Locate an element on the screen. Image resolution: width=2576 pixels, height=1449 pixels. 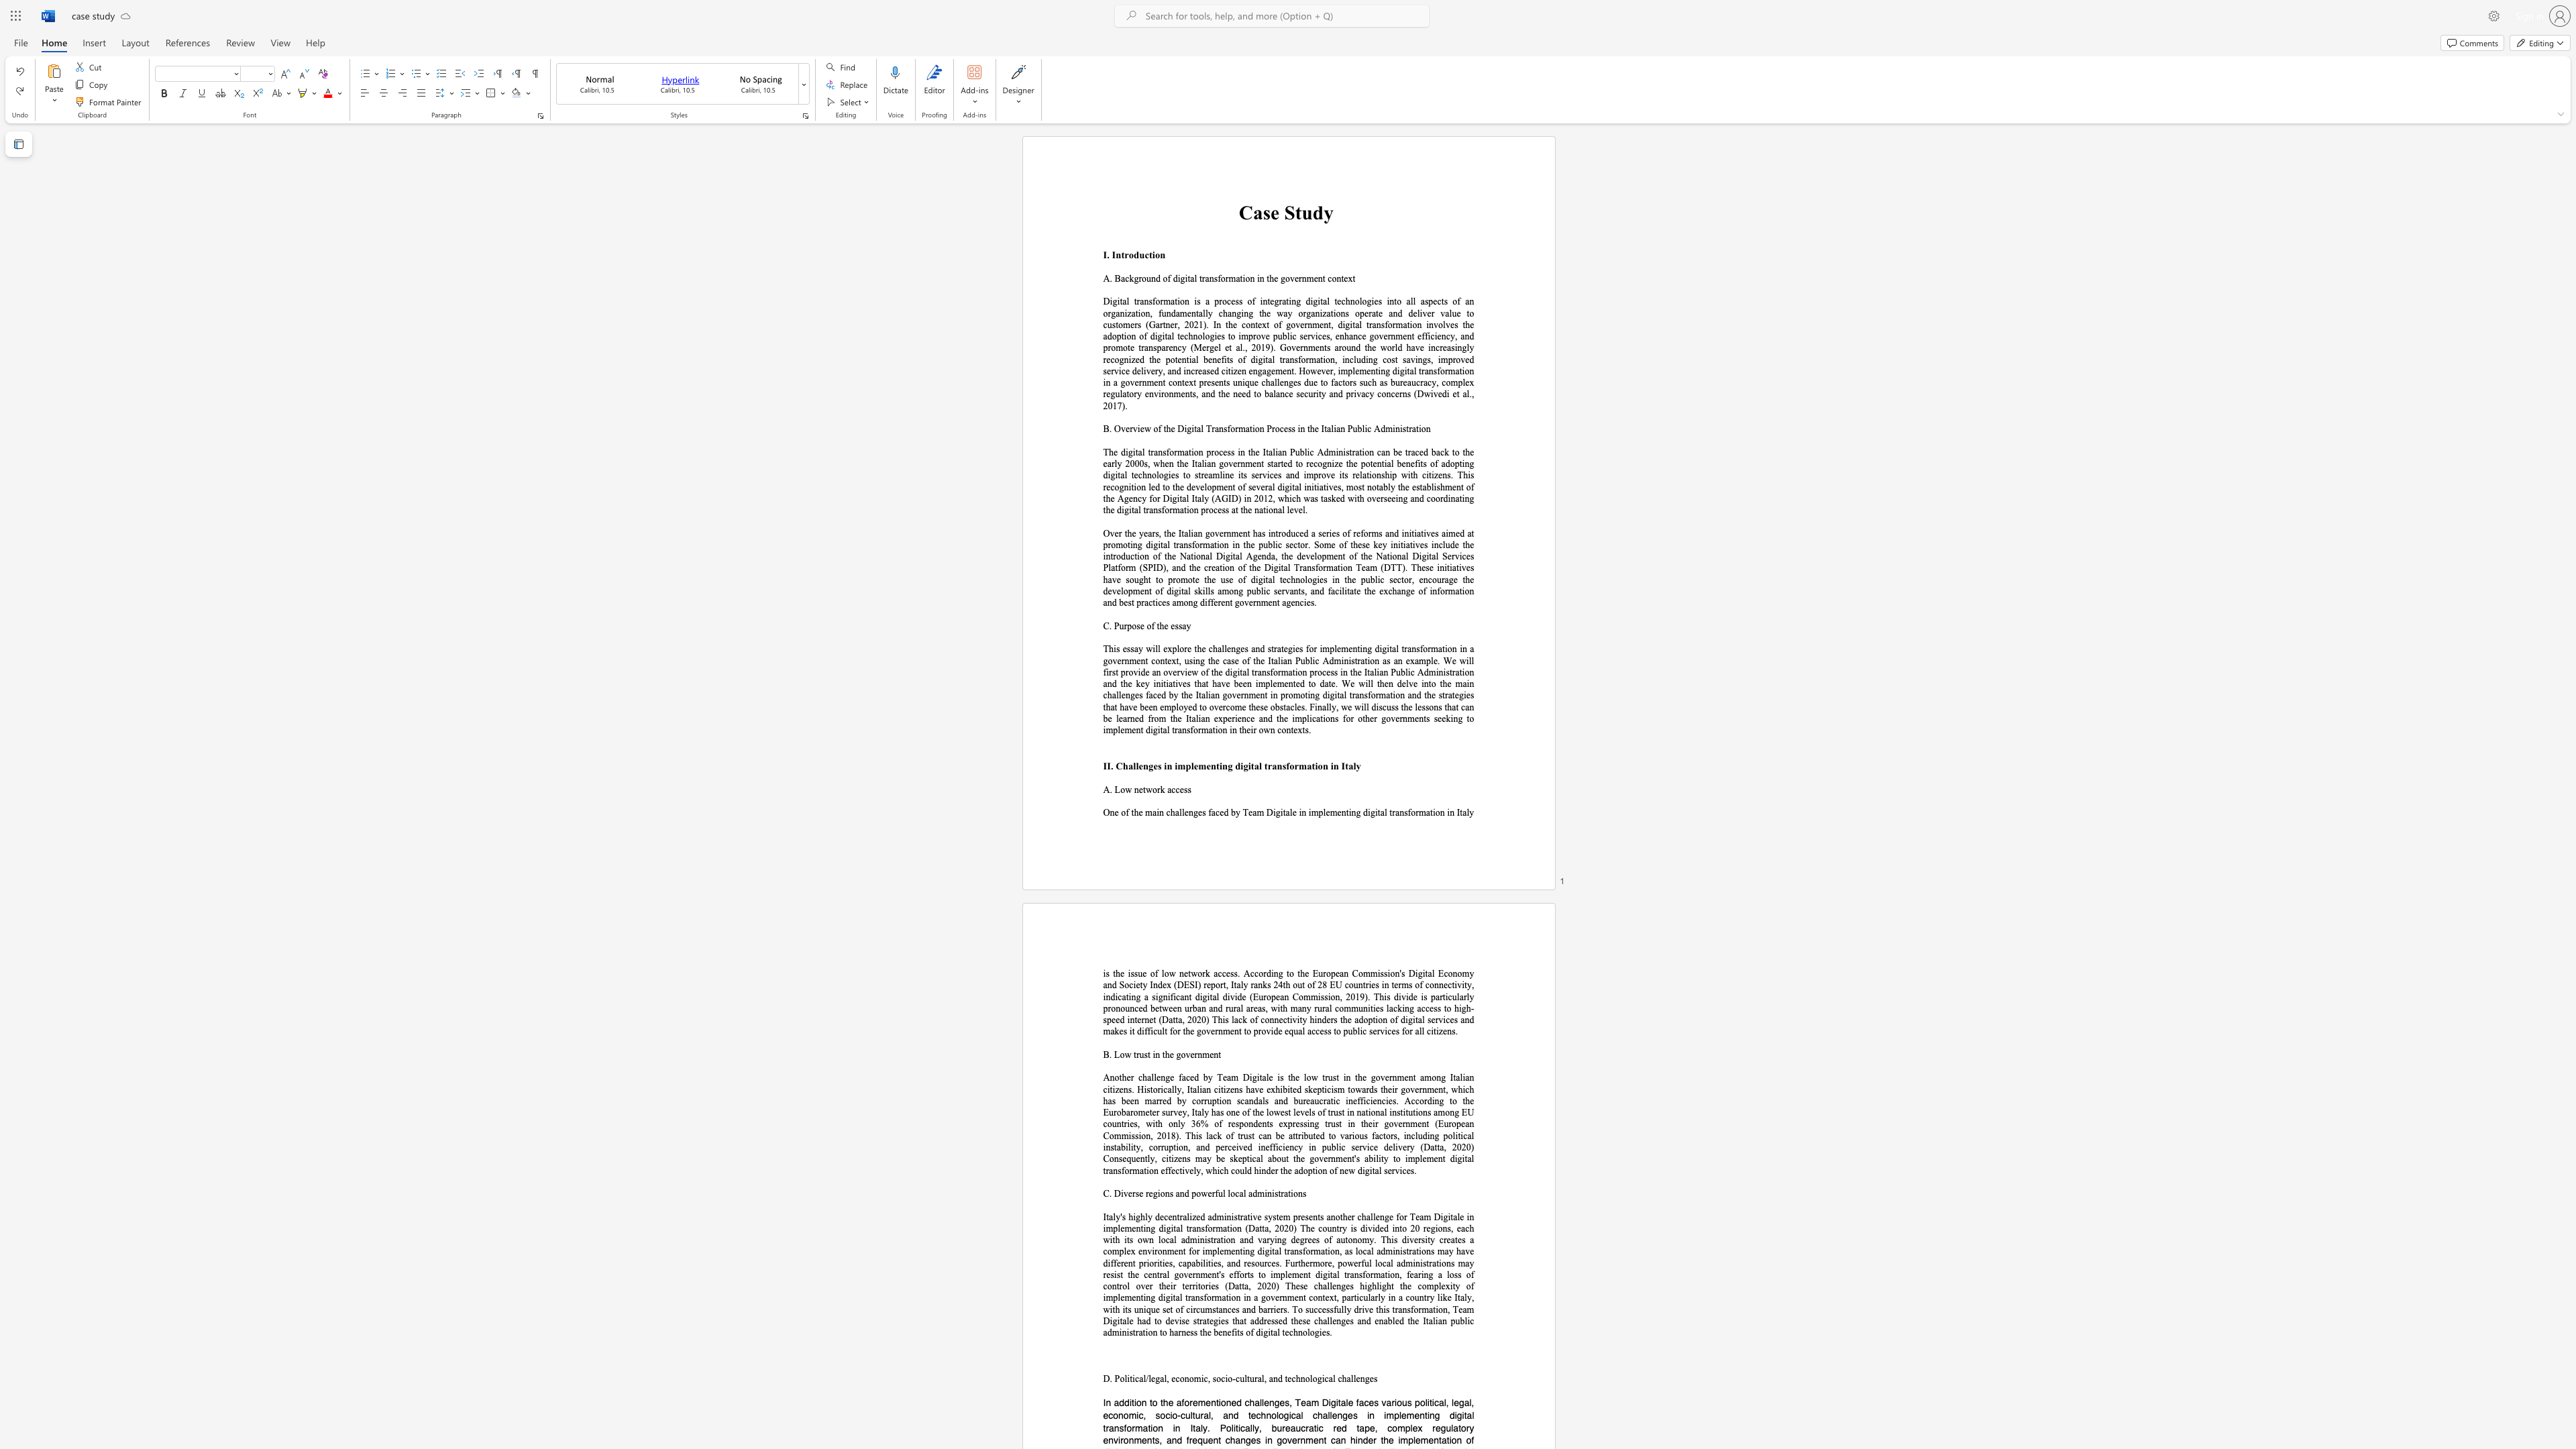
the subset text "s into all aspects of an organization, fundamentally changing the way organizations operate and deliver value to customers (Gartner, 2021). In the context of government, digital transformation involves the adoptio" within the text "Digital transformation is a process of integrating digital technologies into all aspects of an organization, fundamentally changing the way organizations operate and deliver value to customers (Gartner, 2021). In the context of government, digital transformation involves the adoption of digital technologies to improve public services, enhance government efficiency, and promote transparency (Mergel et al., 2019). Governments around the world have increasingly recognized the potential benefits of digital tran" is located at coordinates (1377, 301).